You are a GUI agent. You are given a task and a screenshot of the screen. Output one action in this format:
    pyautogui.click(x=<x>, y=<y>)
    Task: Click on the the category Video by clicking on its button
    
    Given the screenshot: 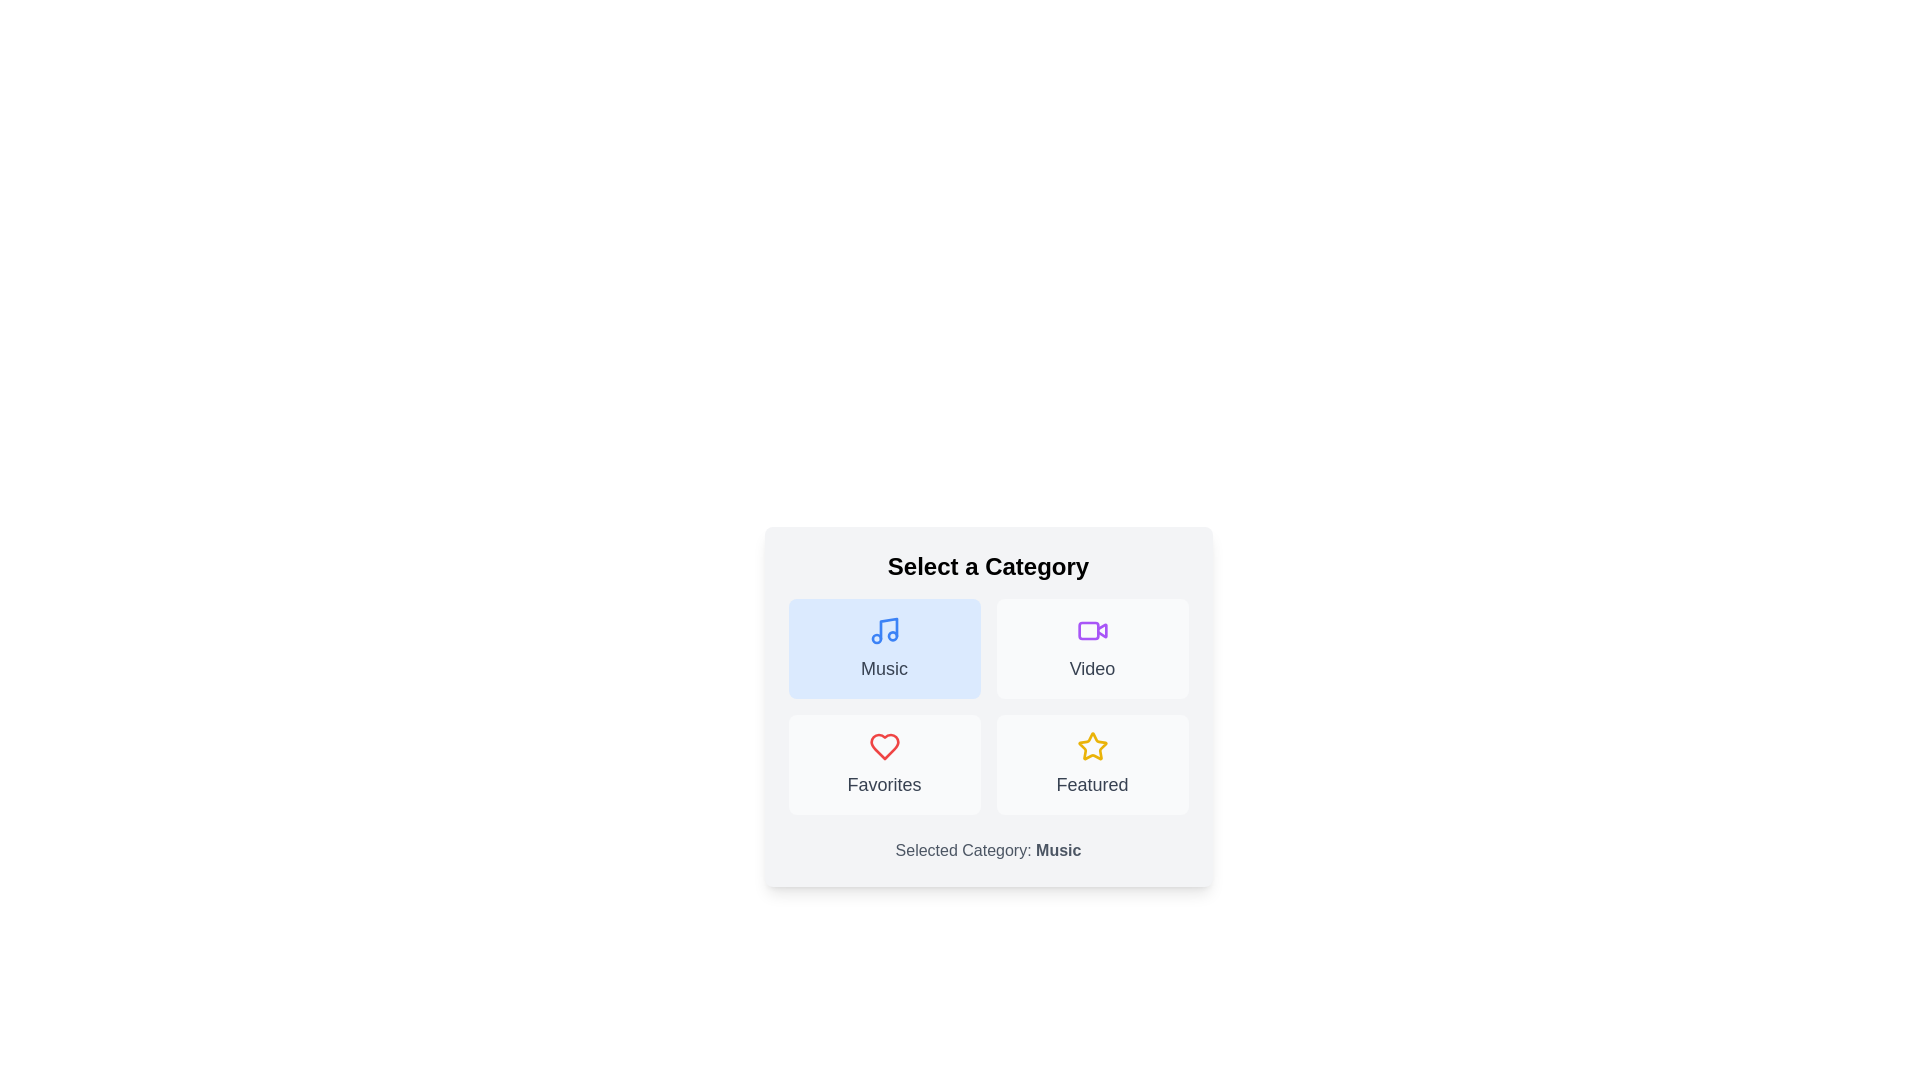 What is the action you would take?
    pyautogui.click(x=1091, y=648)
    